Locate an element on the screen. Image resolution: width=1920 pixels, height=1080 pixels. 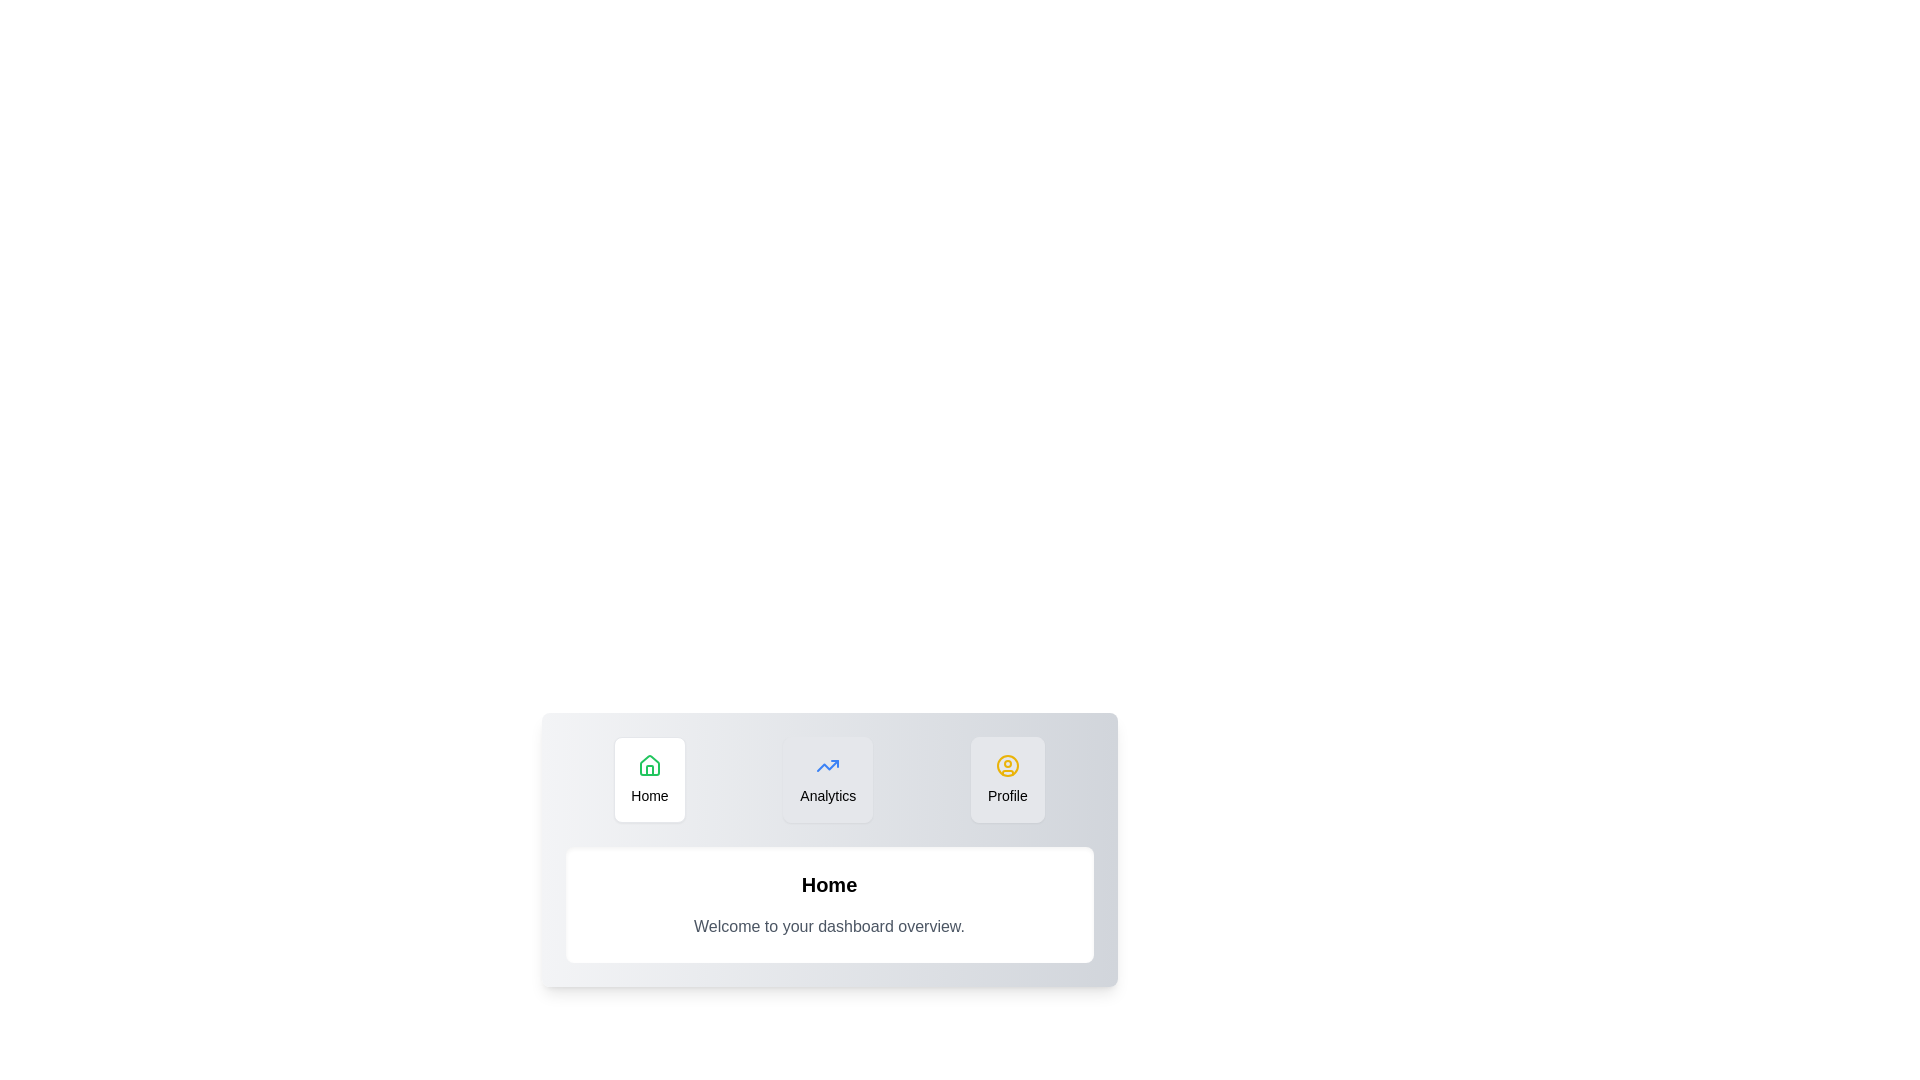
the Home tab to observe the hover effect is located at coordinates (648, 778).